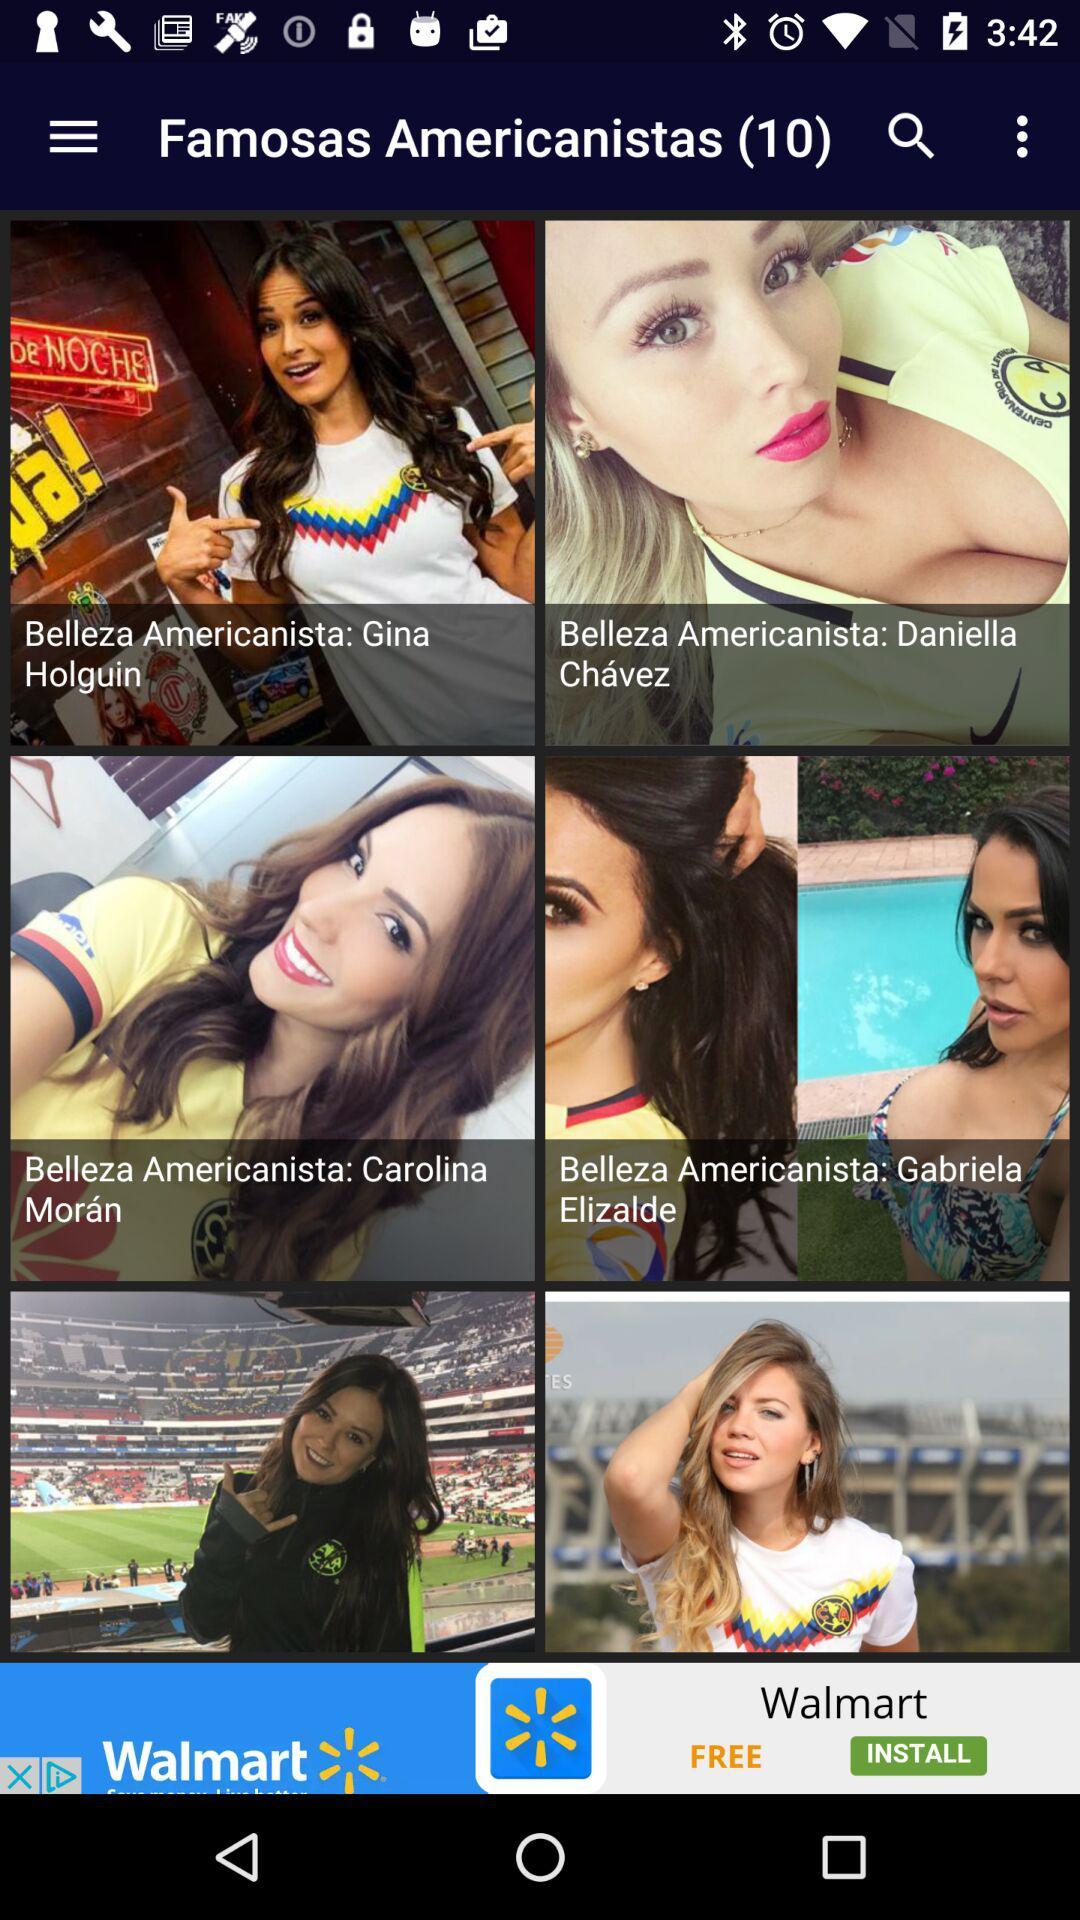  What do you see at coordinates (273, 1477) in the screenshot?
I see `last row 1st image of the page` at bounding box center [273, 1477].